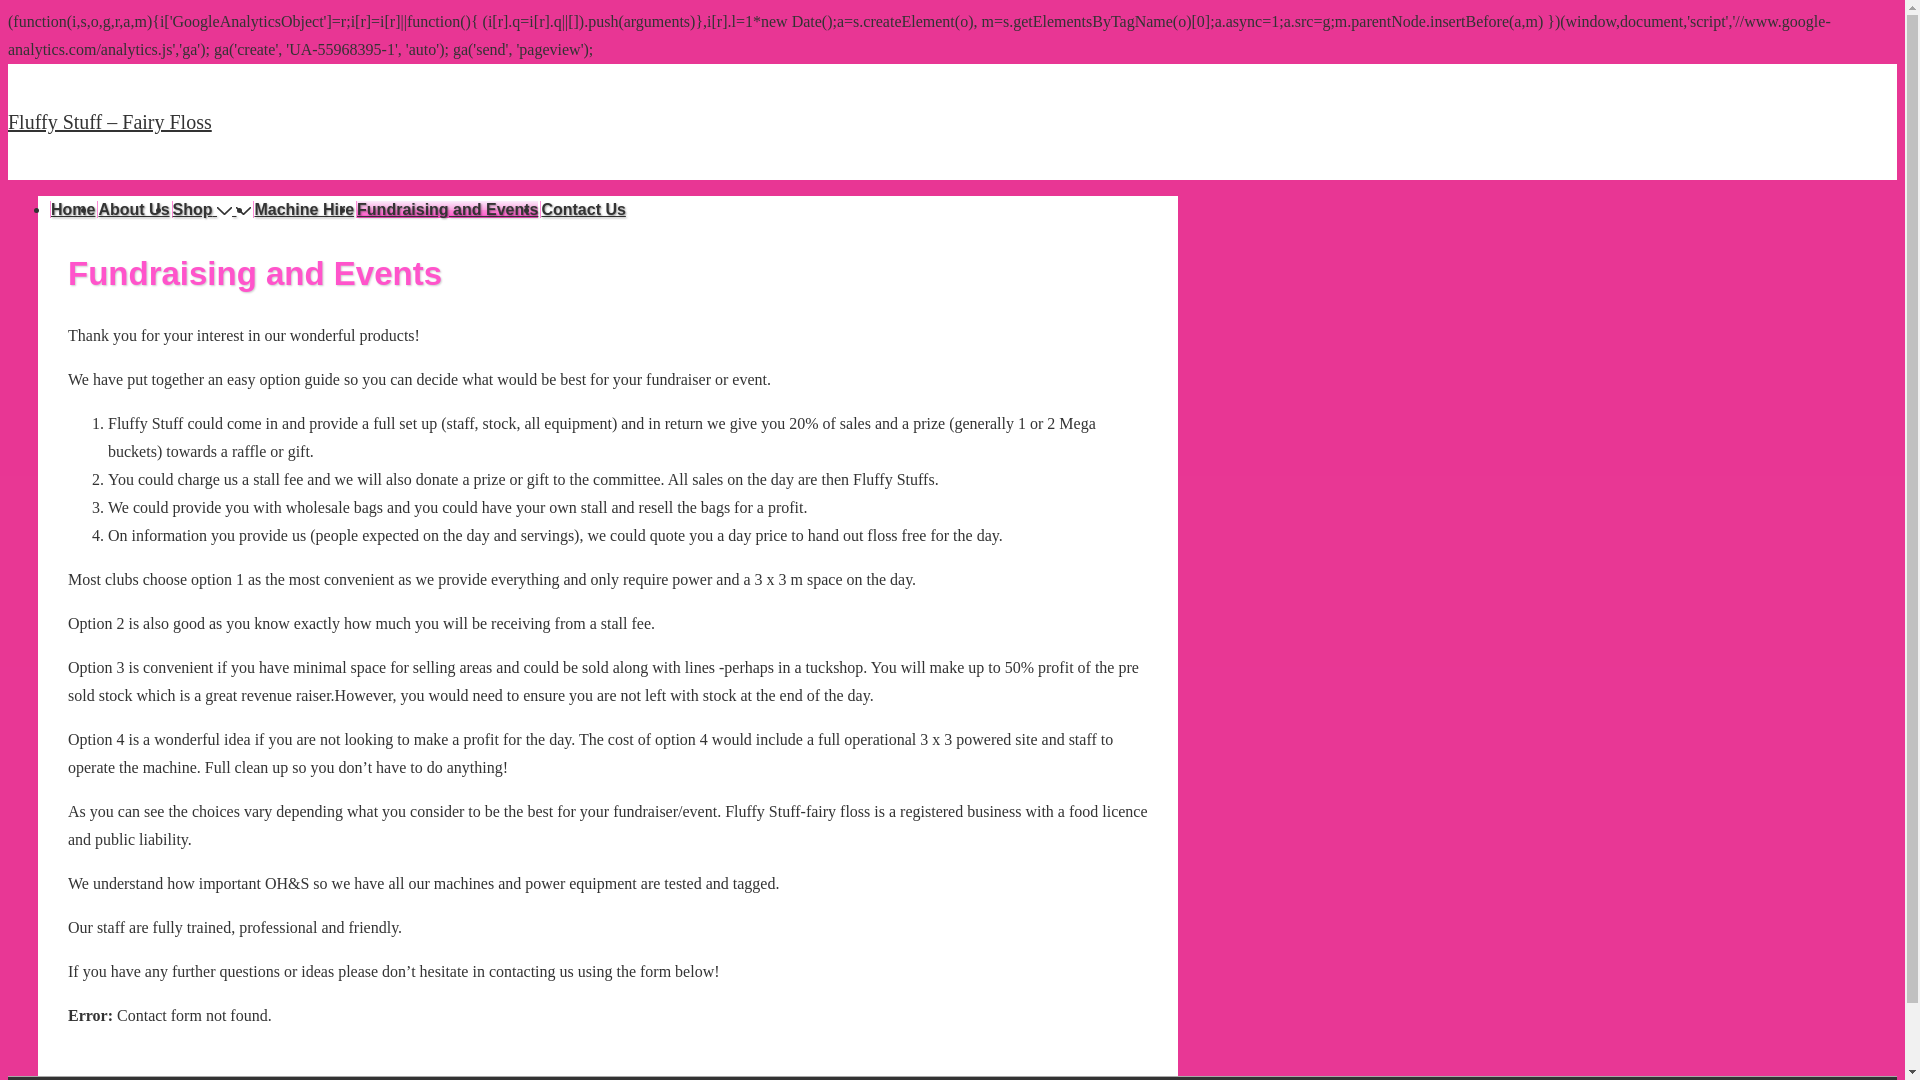 The width and height of the screenshot is (1920, 1080). I want to click on 'About Us', so click(95, 209).